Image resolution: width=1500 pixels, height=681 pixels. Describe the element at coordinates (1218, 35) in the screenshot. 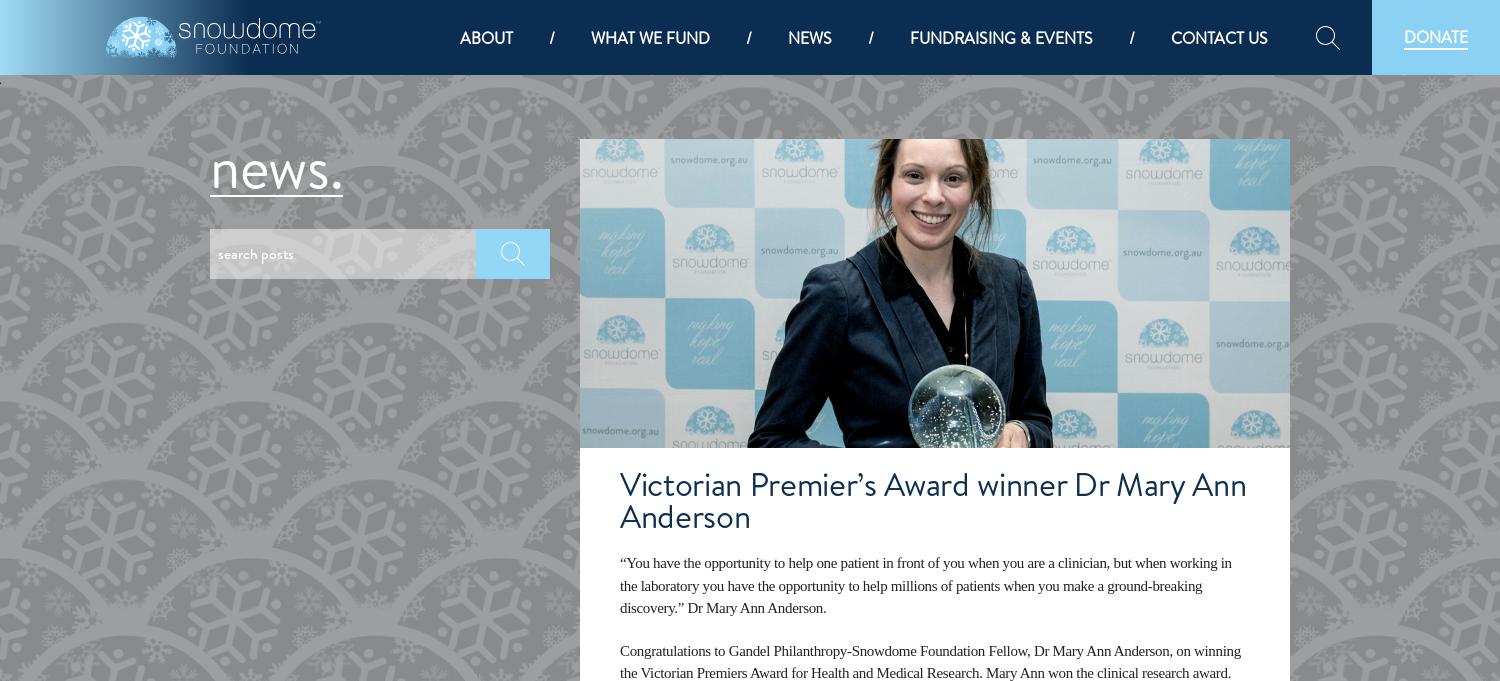

I see `'Contact us'` at that location.